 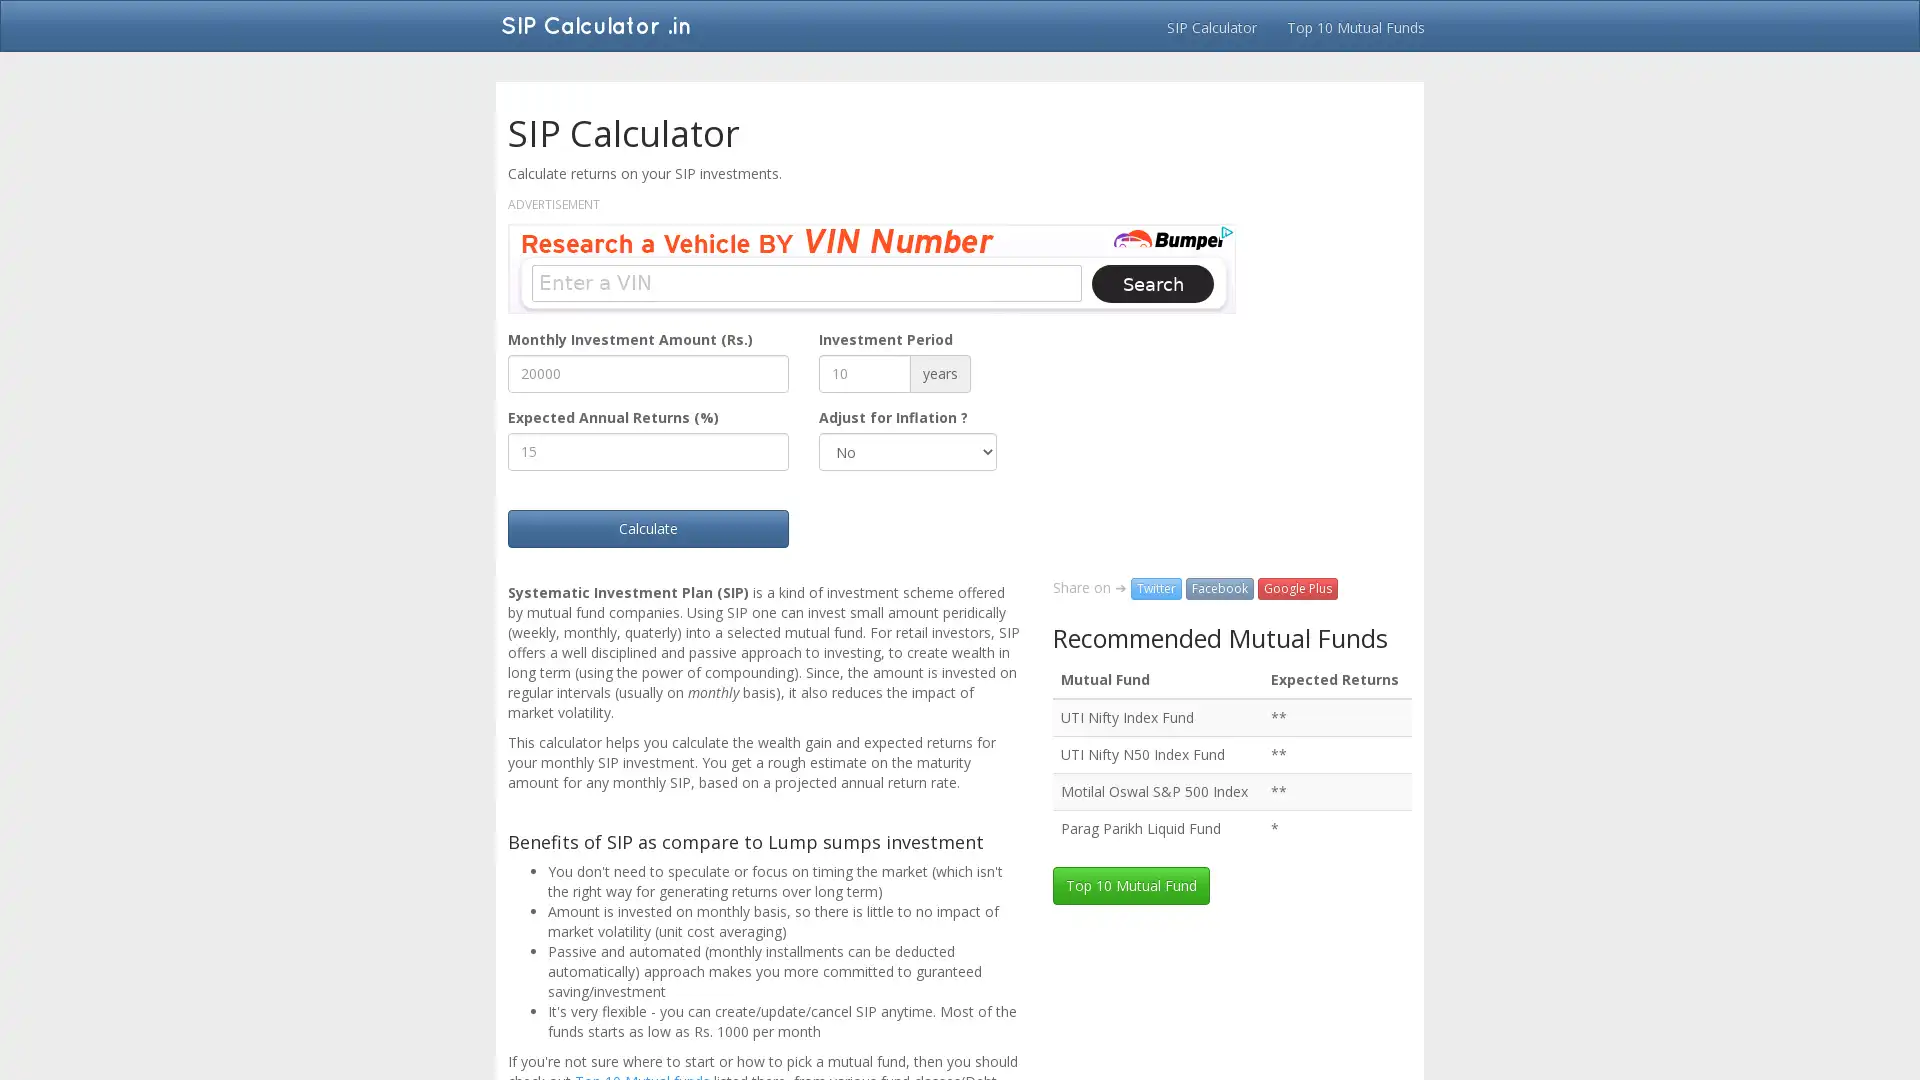 I want to click on Calculate, so click(x=648, y=527).